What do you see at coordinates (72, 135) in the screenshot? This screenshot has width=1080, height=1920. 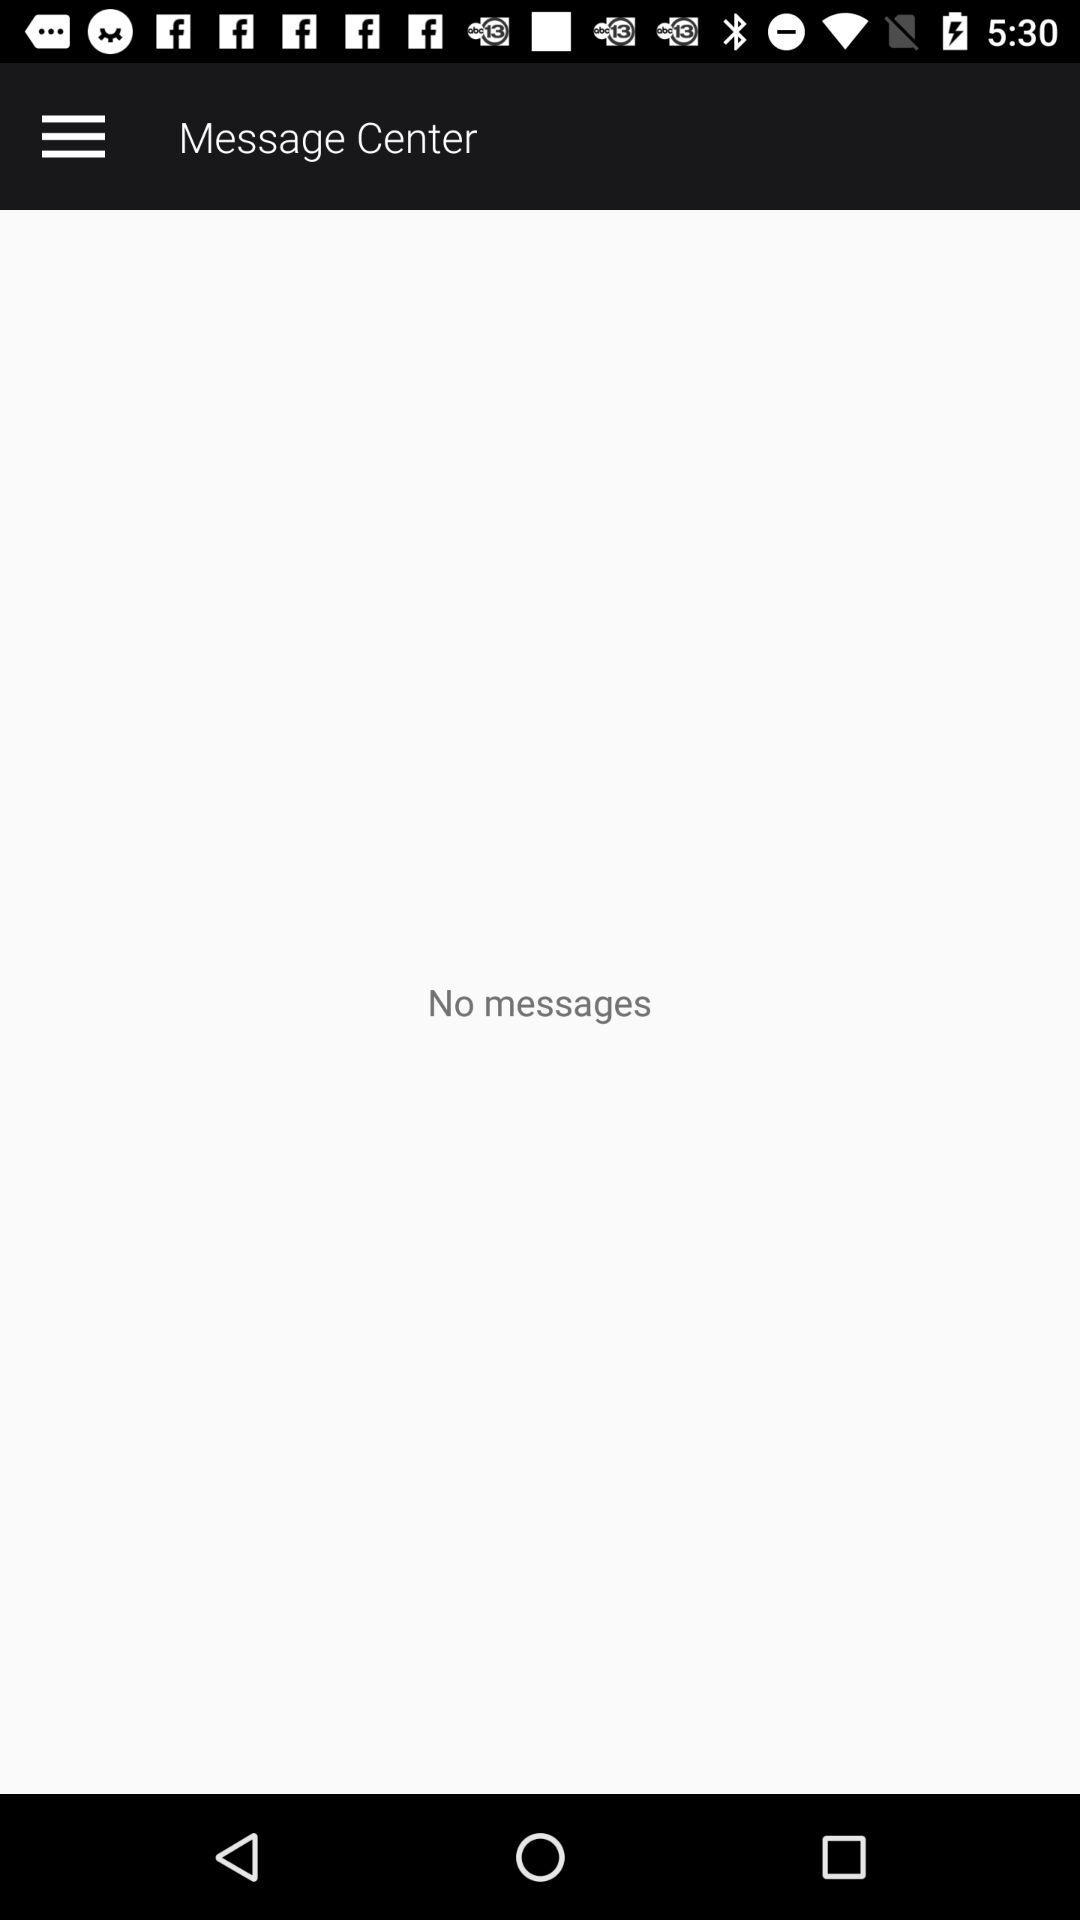 I see `the app to the left of the message center icon` at bounding box center [72, 135].